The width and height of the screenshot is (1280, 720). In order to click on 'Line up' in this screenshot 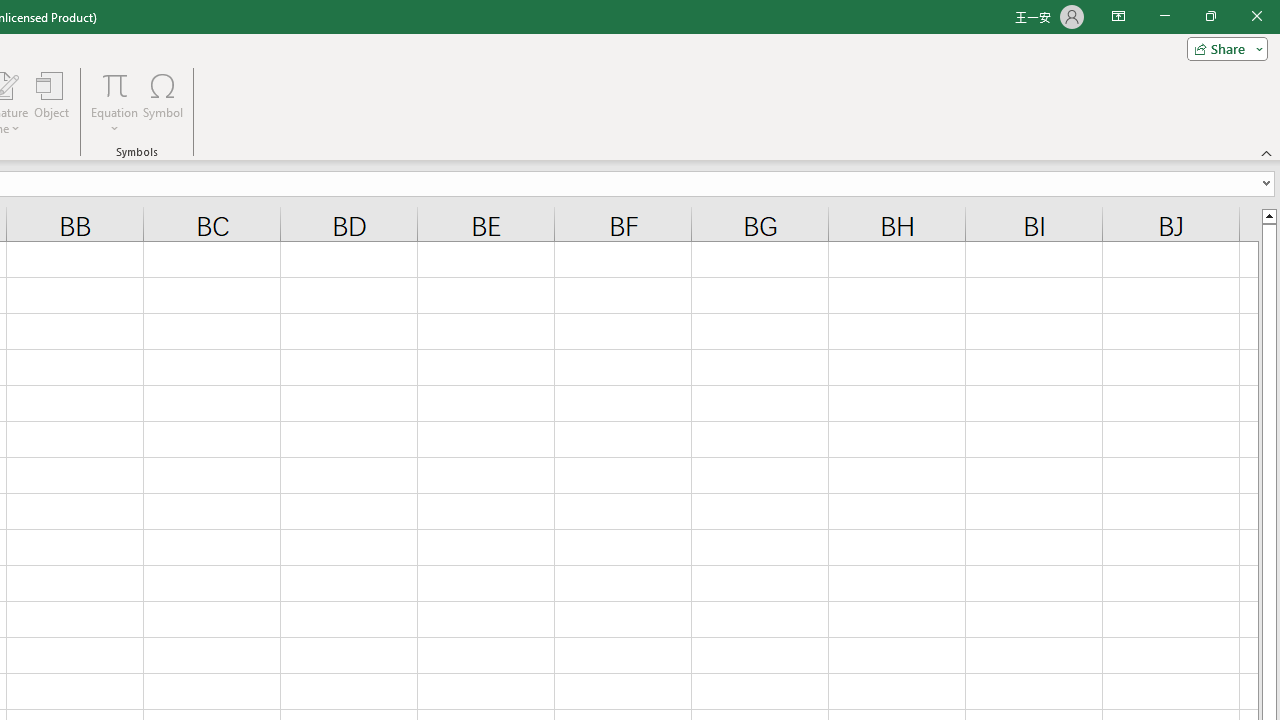, I will do `click(1268, 215)`.